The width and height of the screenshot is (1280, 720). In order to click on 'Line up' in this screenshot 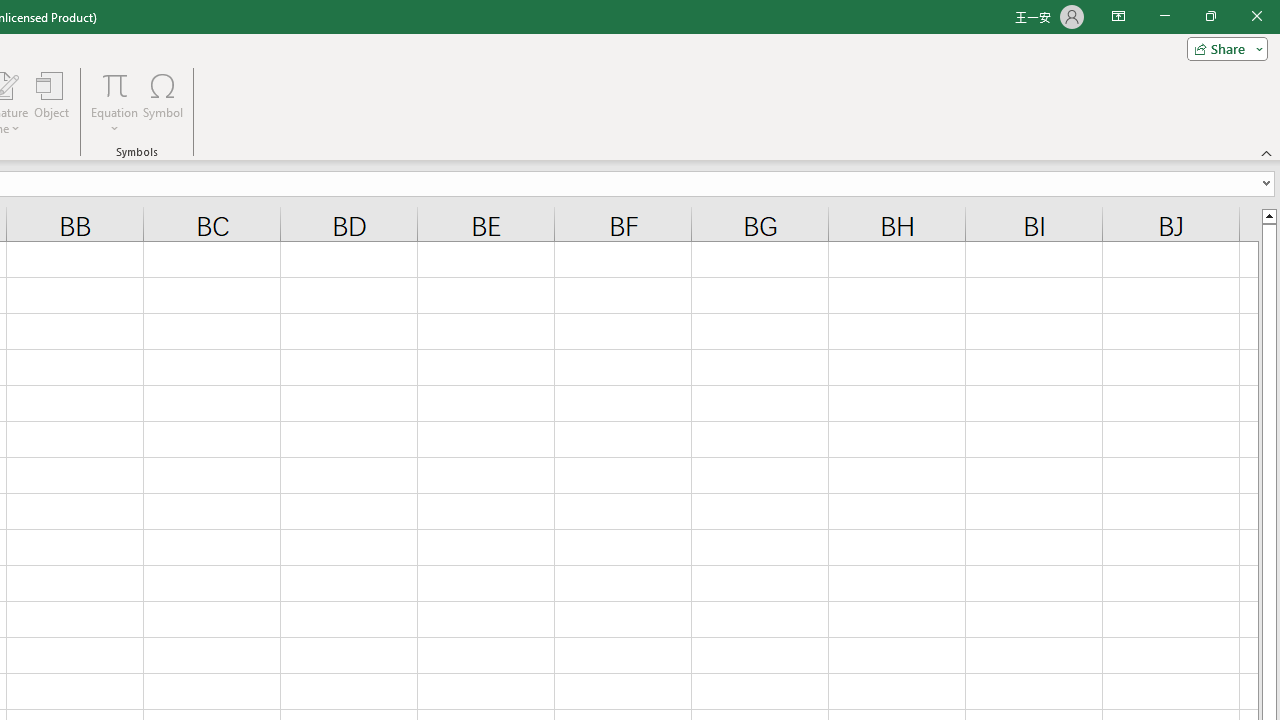, I will do `click(1268, 215)`.